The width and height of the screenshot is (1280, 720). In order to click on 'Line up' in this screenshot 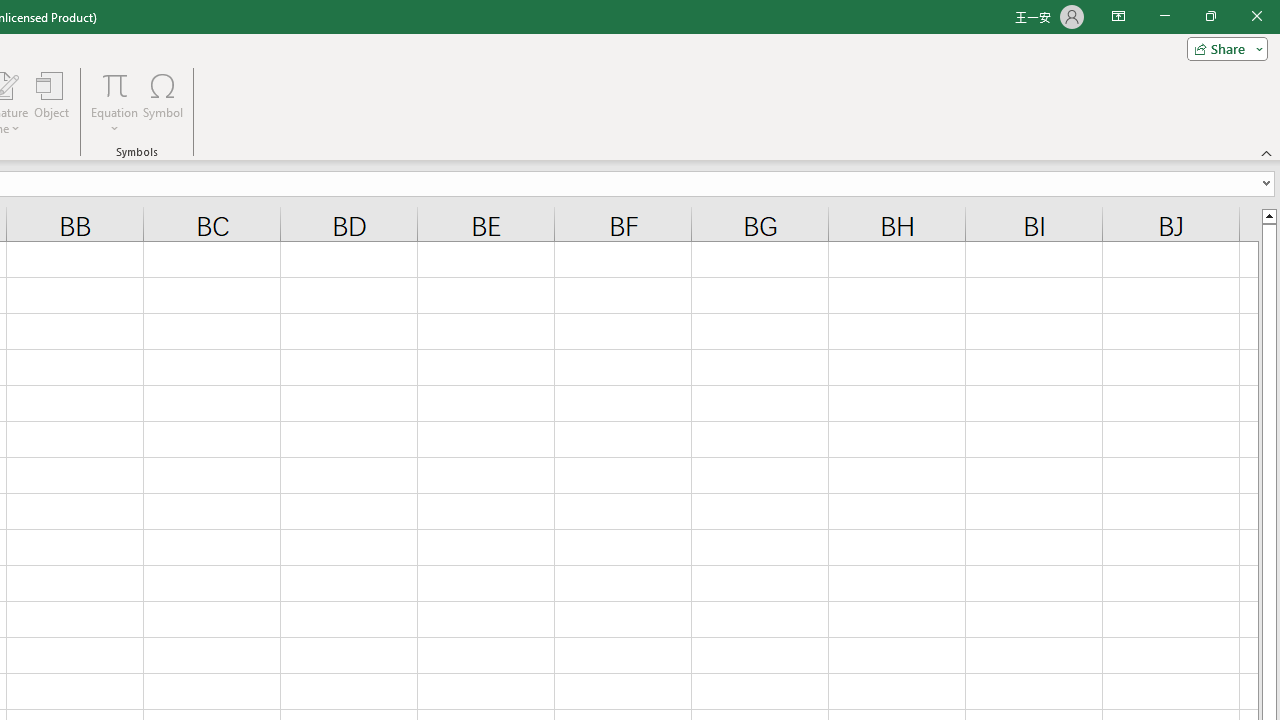, I will do `click(1268, 215)`.